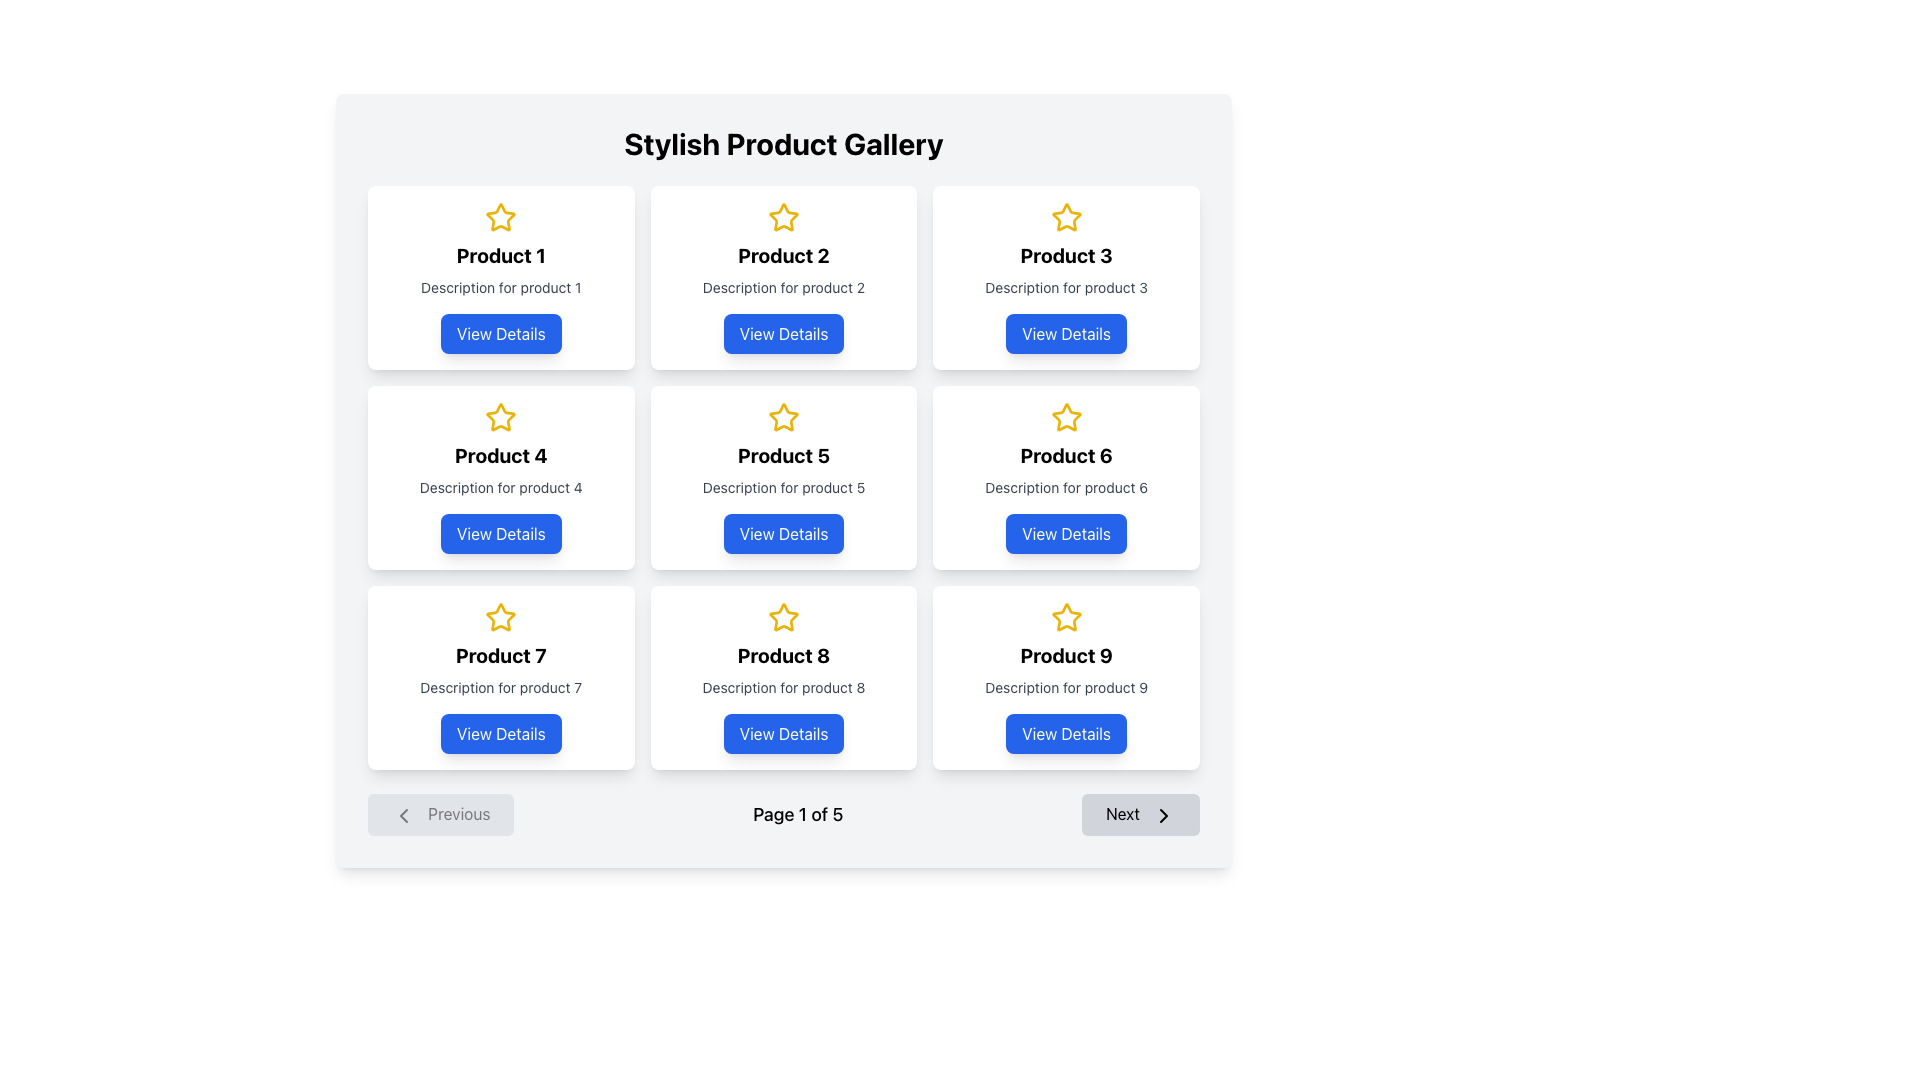 Image resolution: width=1920 pixels, height=1080 pixels. Describe the element at coordinates (501, 455) in the screenshot. I see `text label that serves as the title for the product card located in the second row and first column of the product gallery` at that location.